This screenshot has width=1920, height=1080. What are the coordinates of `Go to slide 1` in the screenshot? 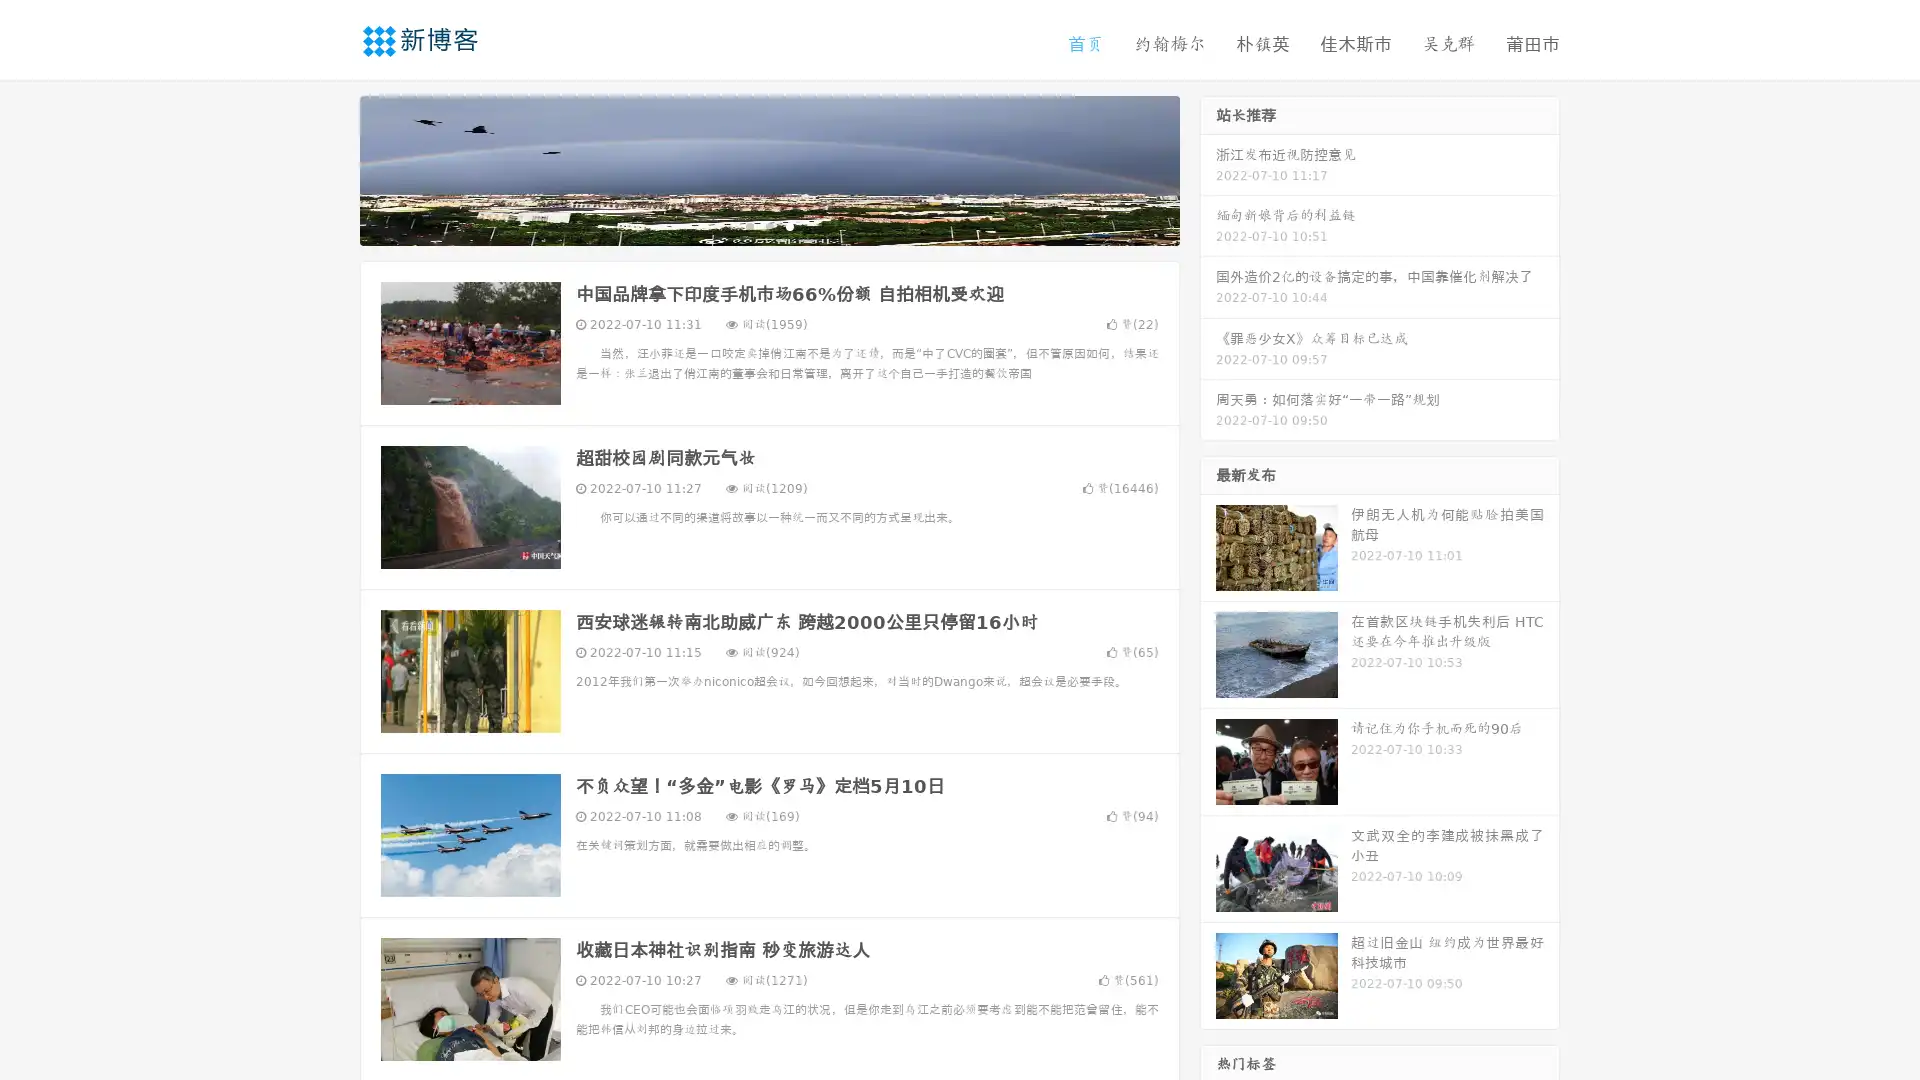 It's located at (748, 225).